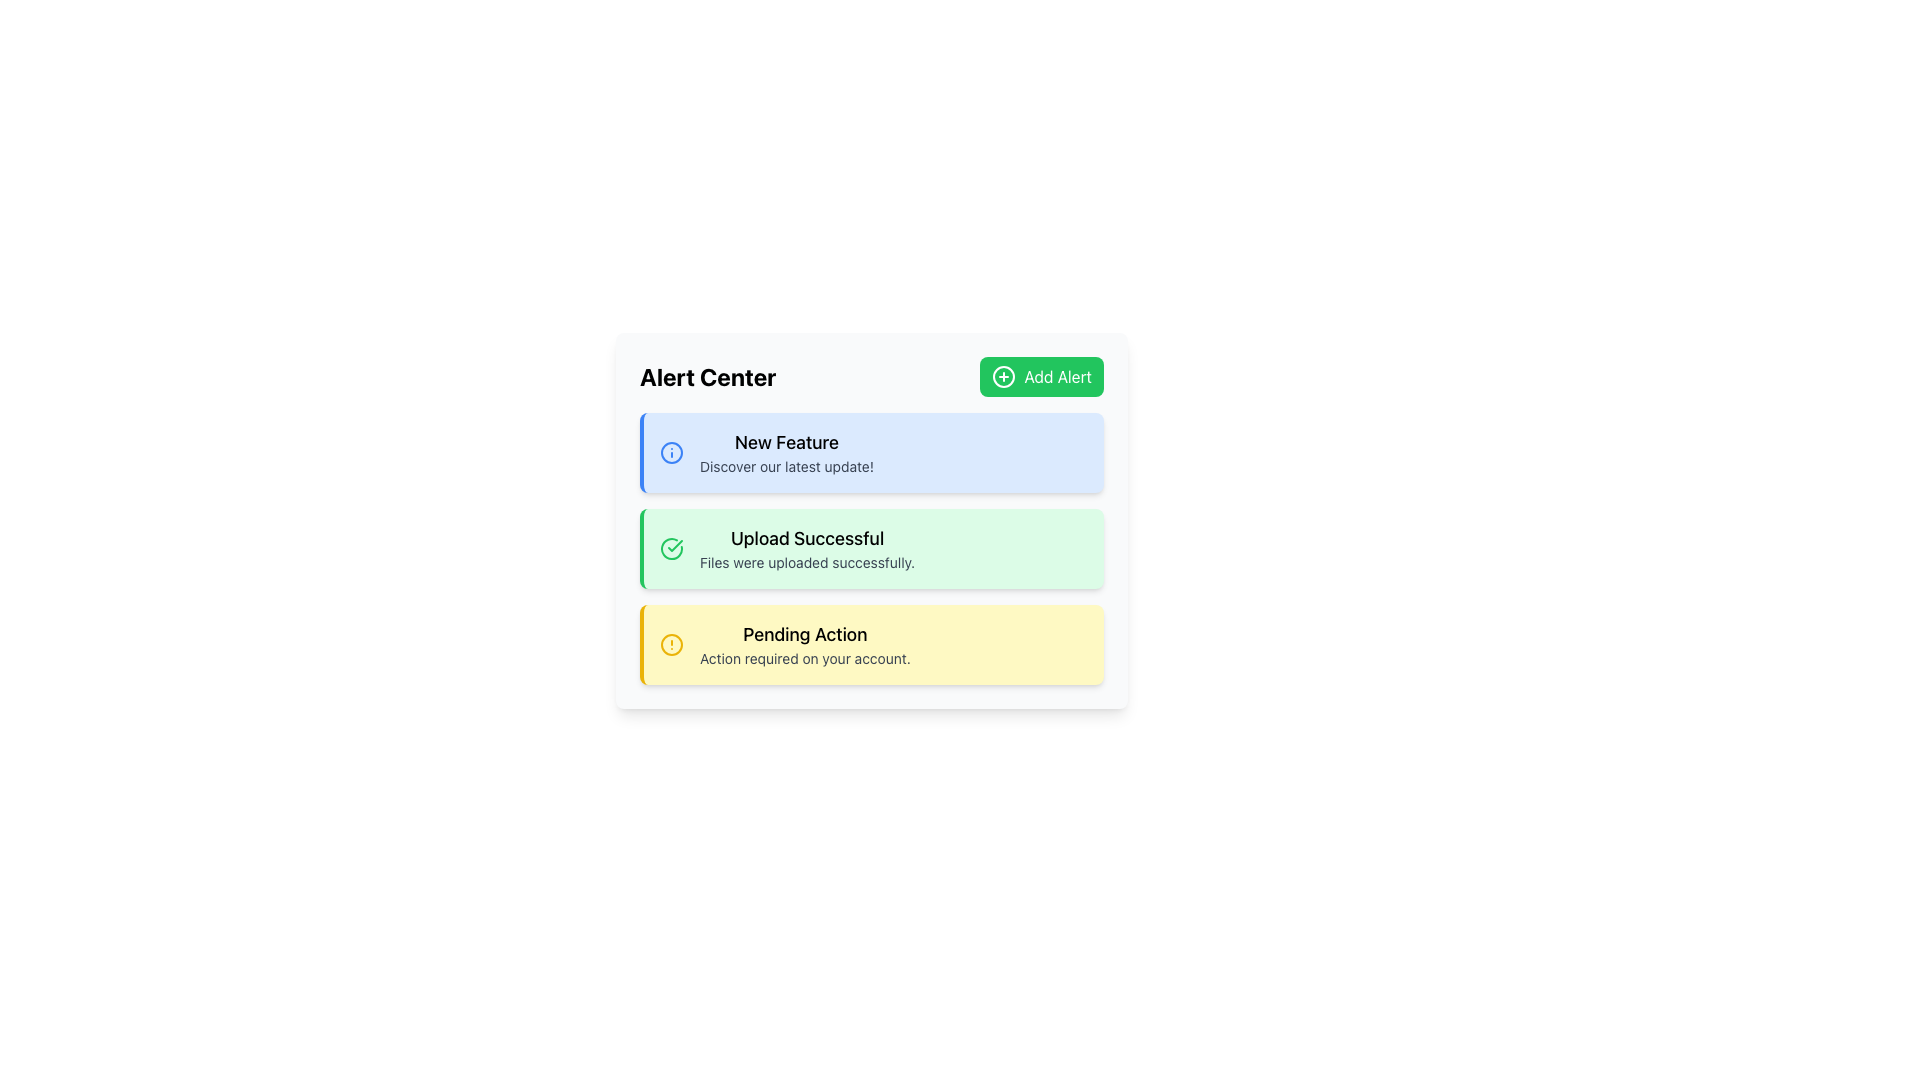  Describe the element at coordinates (1004, 377) in the screenshot. I see `the circular SVG element located within the 'Add Alert' button region, which is positioned to the left of the text 'Add Alert' in a green button near the top-right corner of the 'Alert Center' card` at that location.